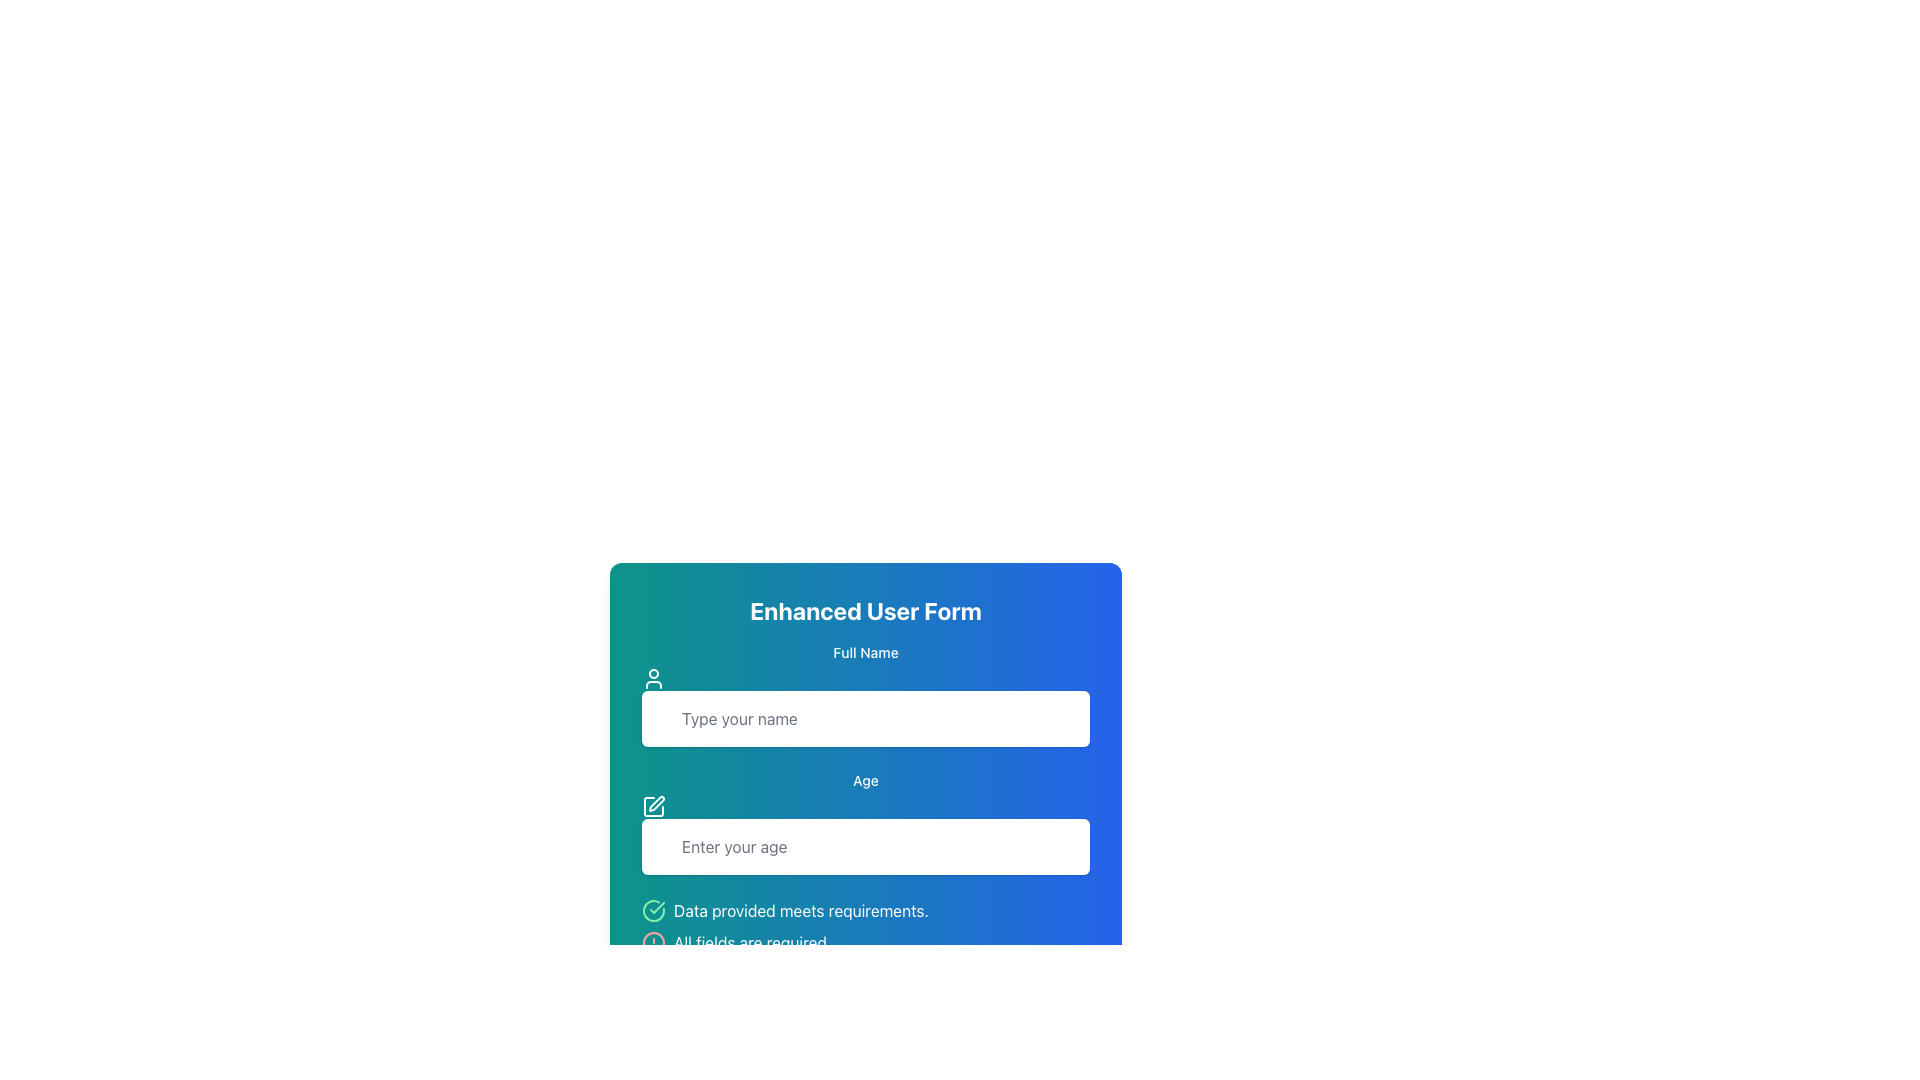 This screenshot has height=1080, width=1920. Describe the element at coordinates (865, 822) in the screenshot. I see `the Text input field for age input to focus it, located directly below the 'Full Name' input field in the form` at that location.